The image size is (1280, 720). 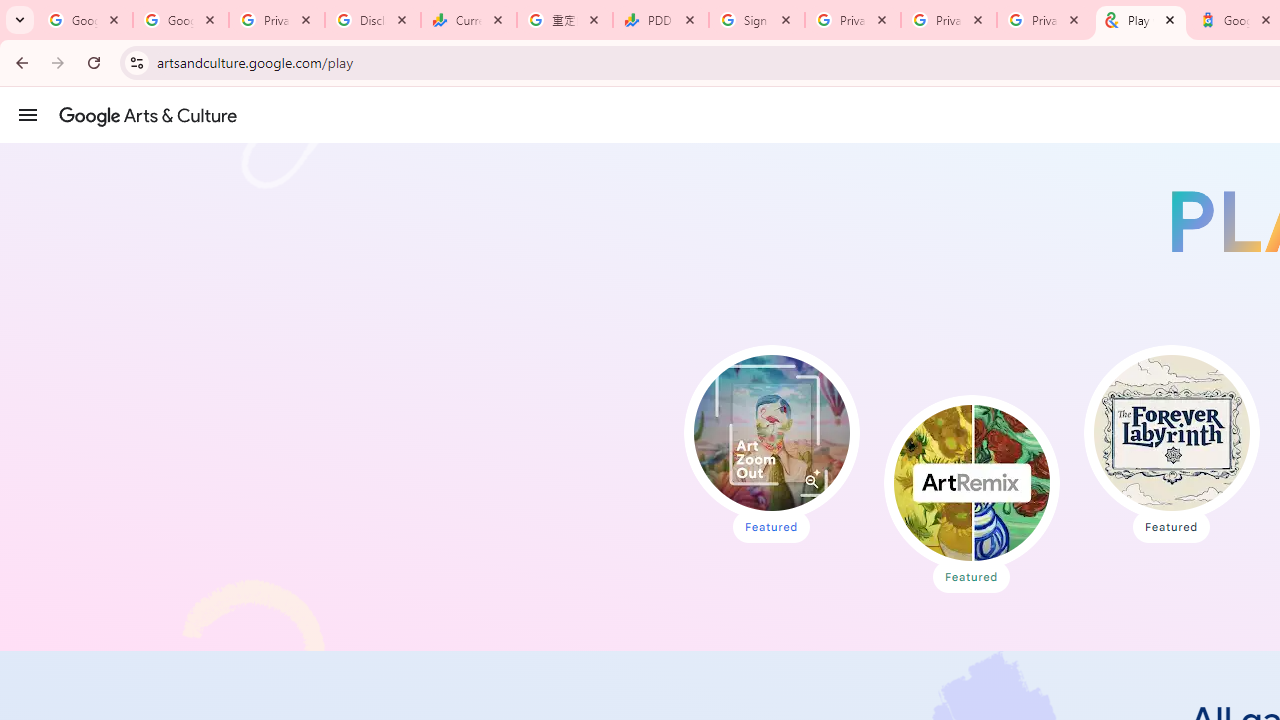 I want to click on 'The Forever Labyrinth', so click(x=1171, y=432).